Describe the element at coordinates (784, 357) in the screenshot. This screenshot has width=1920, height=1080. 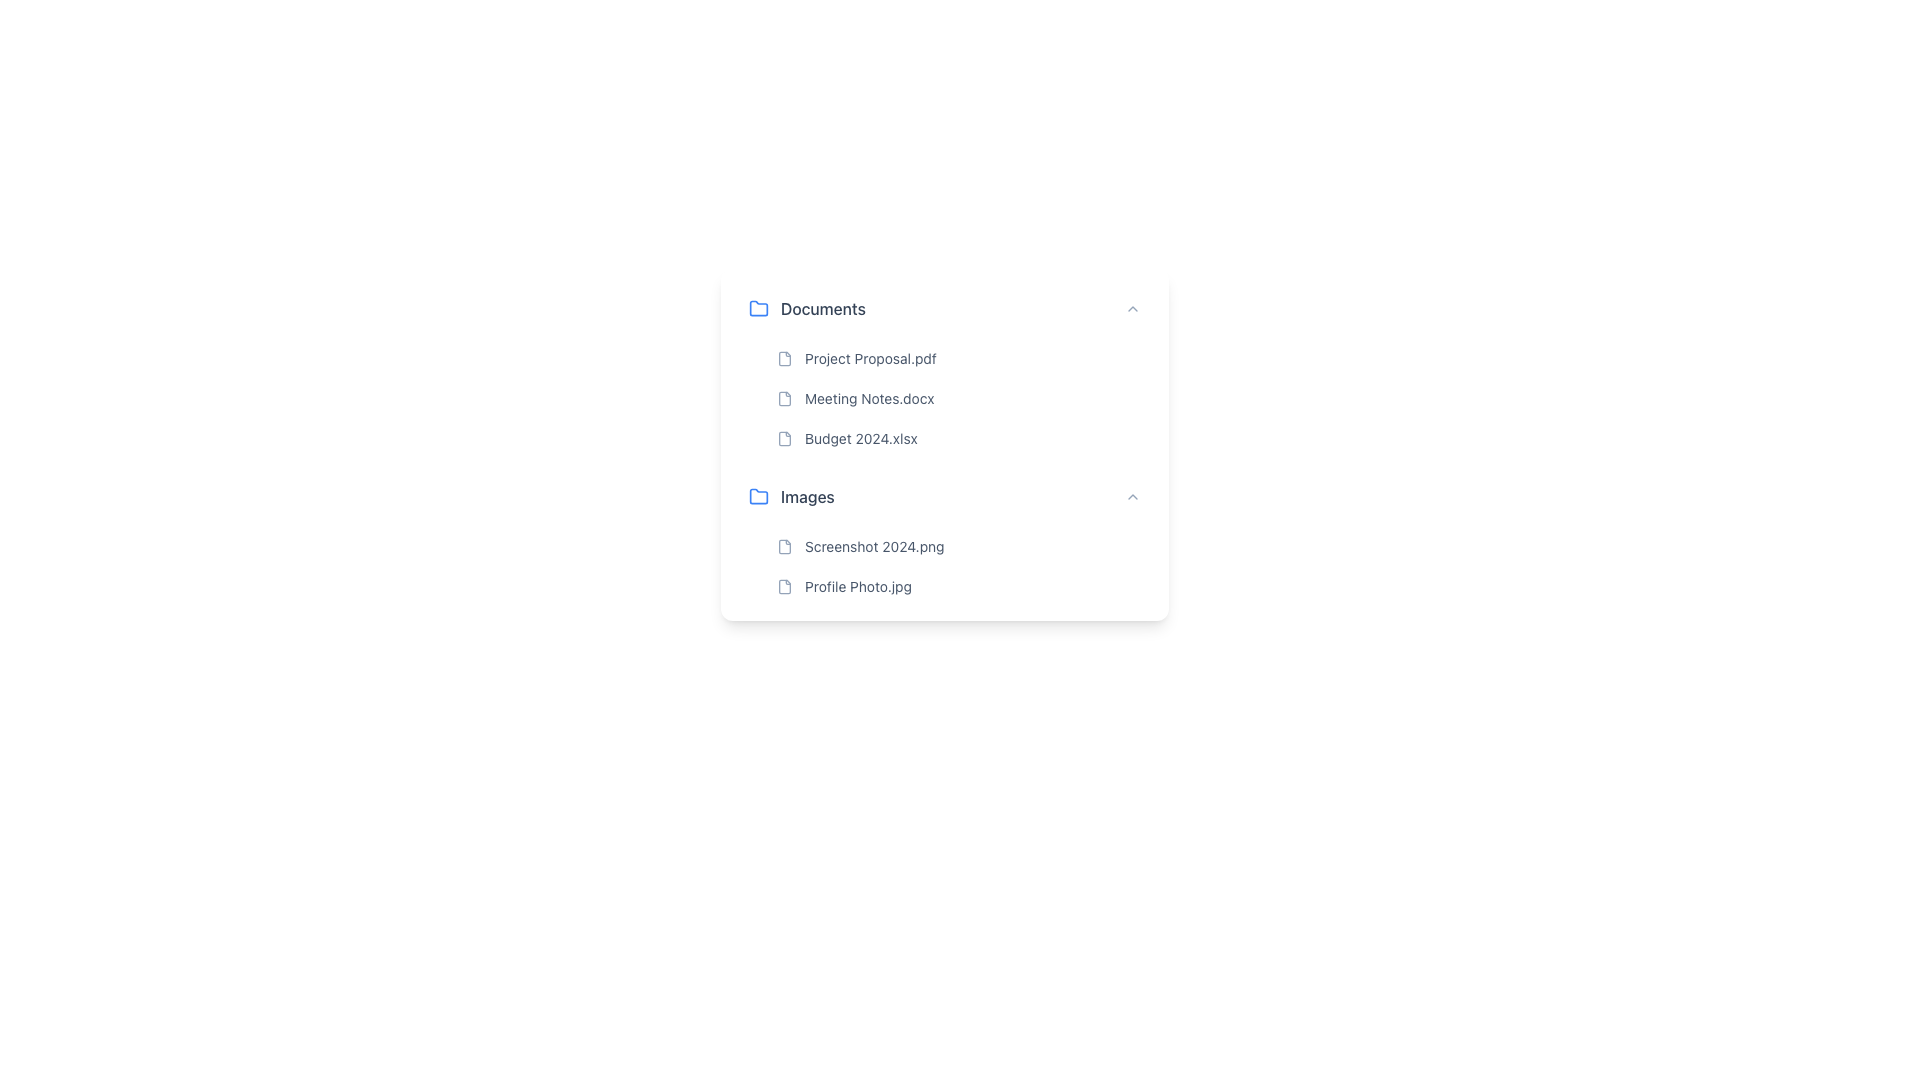
I see `the document icon that symbolizes the 'Project Proposal.pdf' file, located in the 'Documents' section, adjacent to the file's text description` at that location.